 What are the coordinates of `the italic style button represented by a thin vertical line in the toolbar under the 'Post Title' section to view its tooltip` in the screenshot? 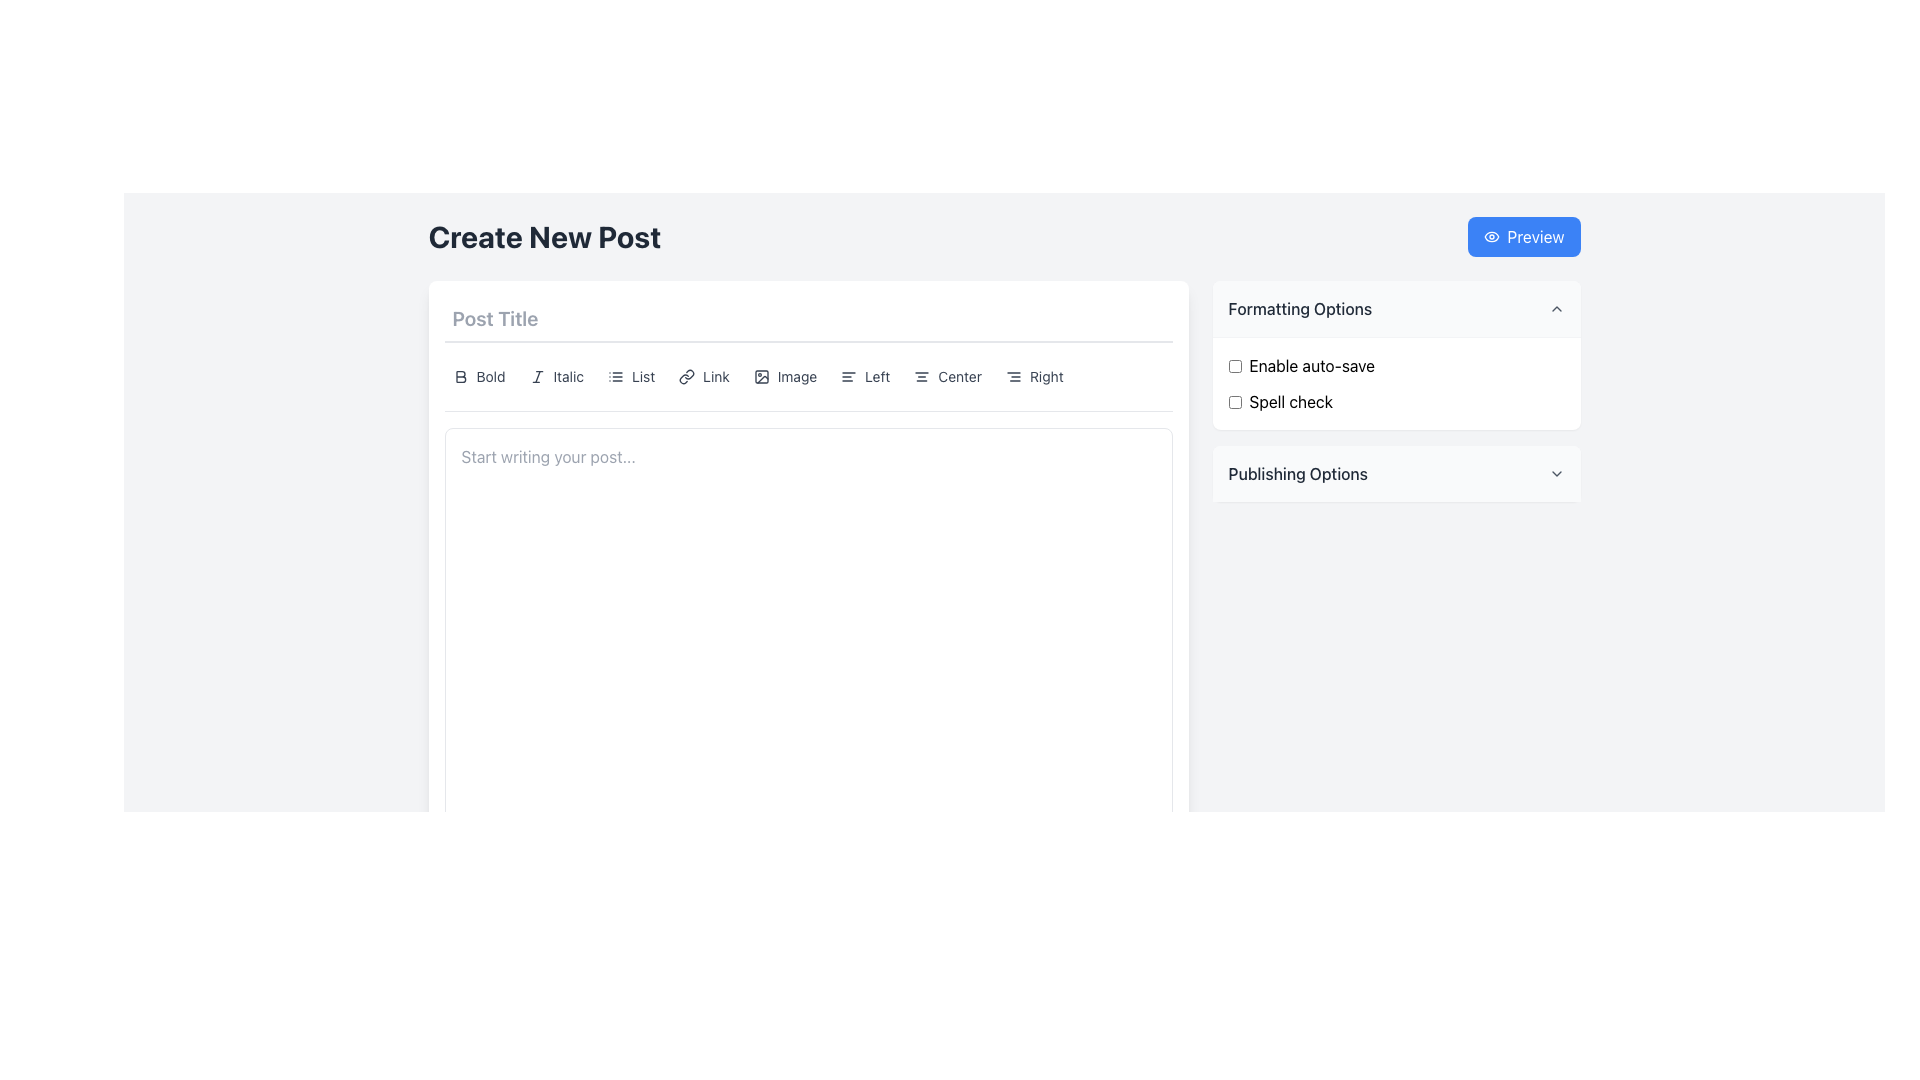 It's located at (537, 377).